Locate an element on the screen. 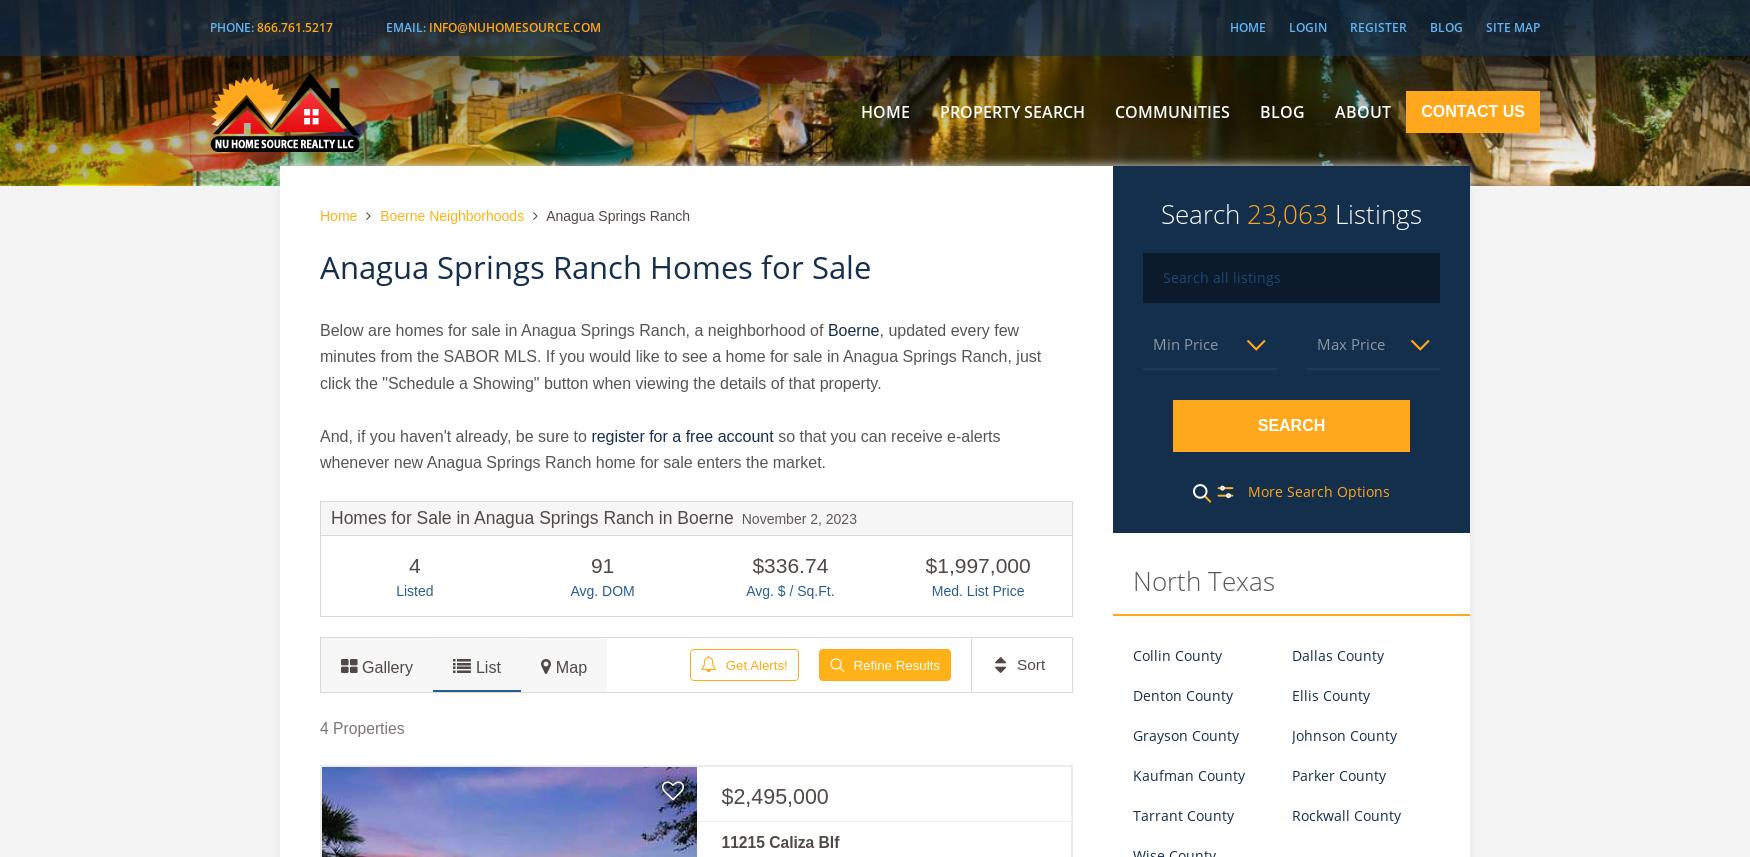 The width and height of the screenshot is (1750, 857). 'Tarrant County' is located at coordinates (1182, 815).